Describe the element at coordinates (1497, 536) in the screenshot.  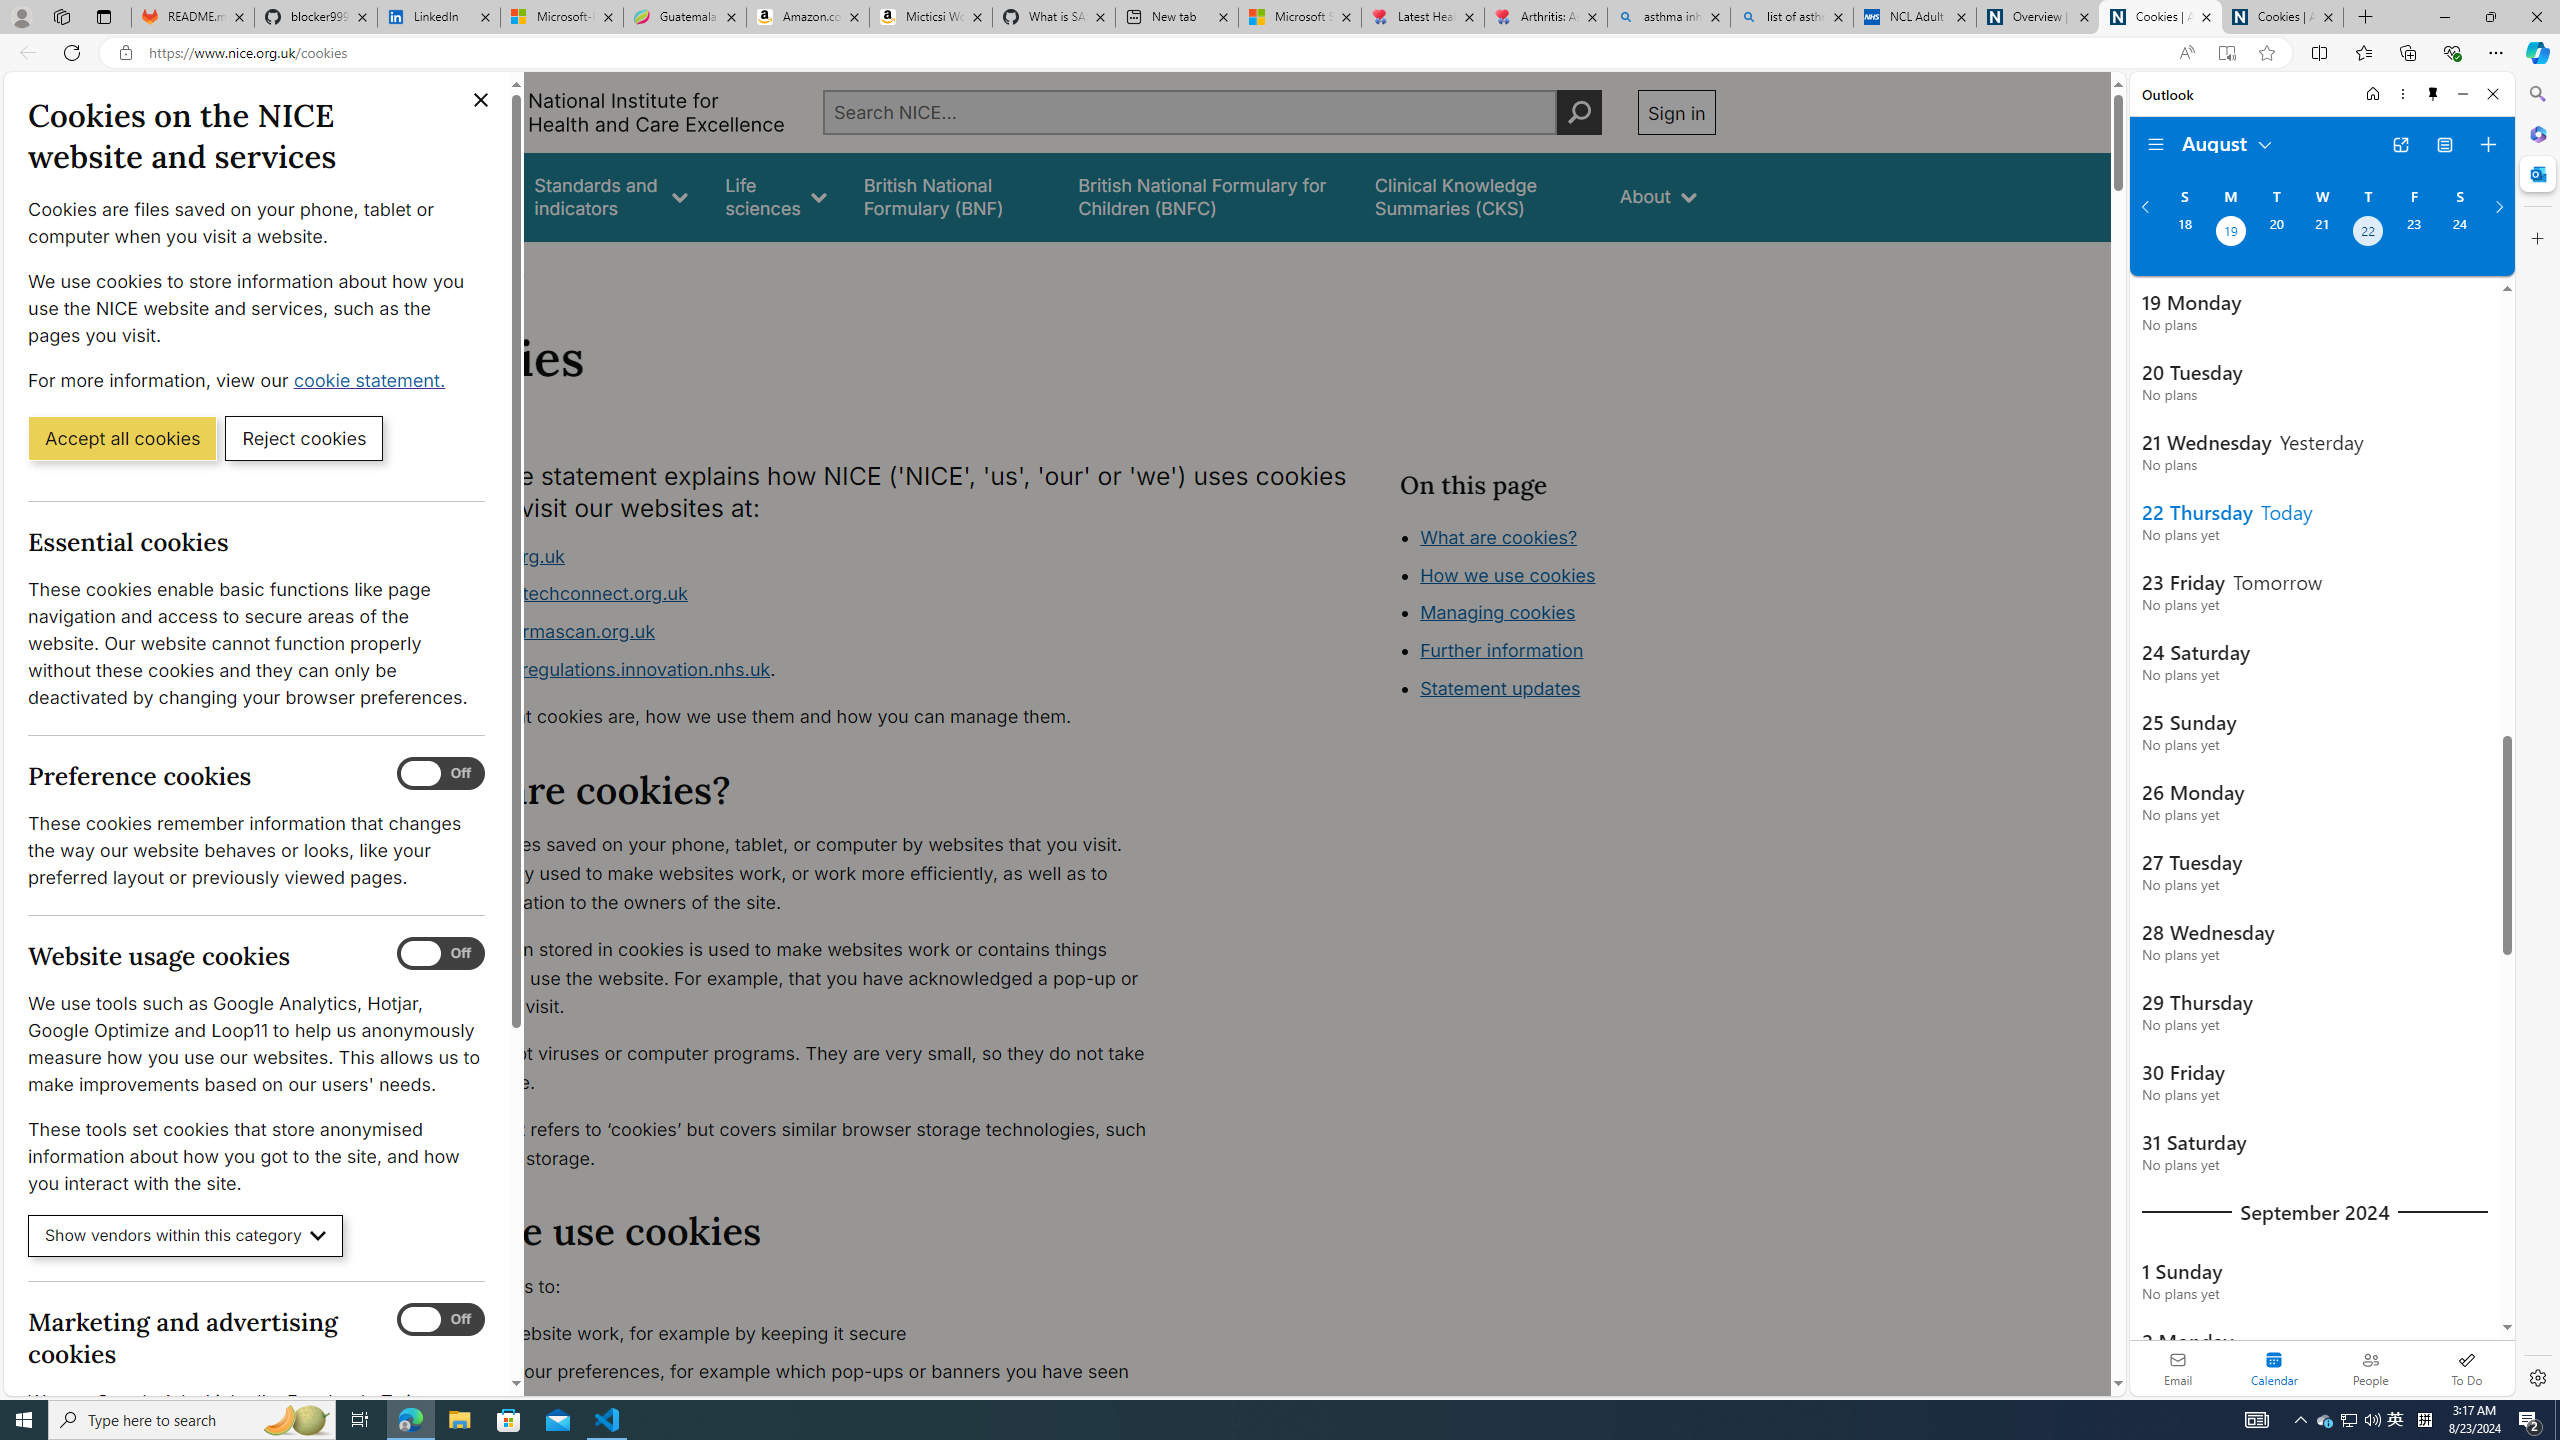
I see `'What are cookies?'` at that location.